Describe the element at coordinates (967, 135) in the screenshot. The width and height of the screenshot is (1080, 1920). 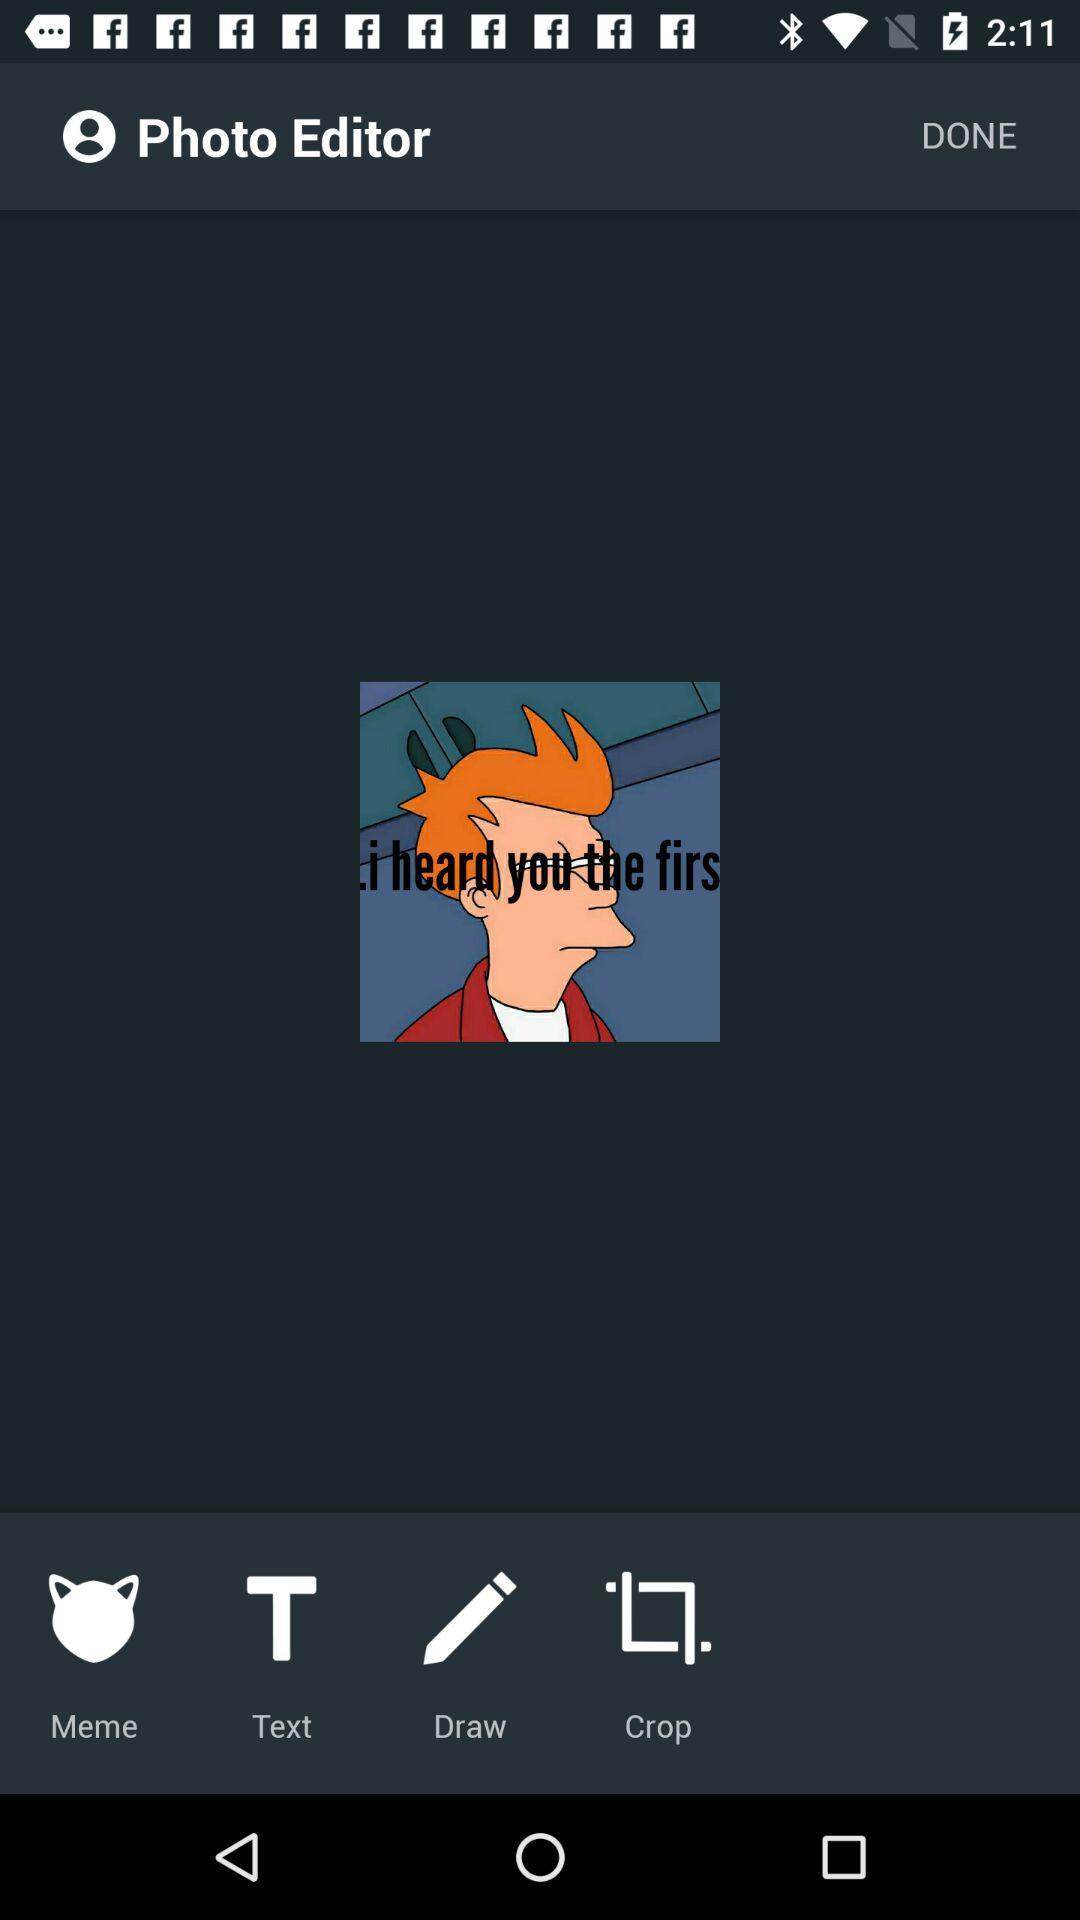
I see `the icon at the top right corner` at that location.